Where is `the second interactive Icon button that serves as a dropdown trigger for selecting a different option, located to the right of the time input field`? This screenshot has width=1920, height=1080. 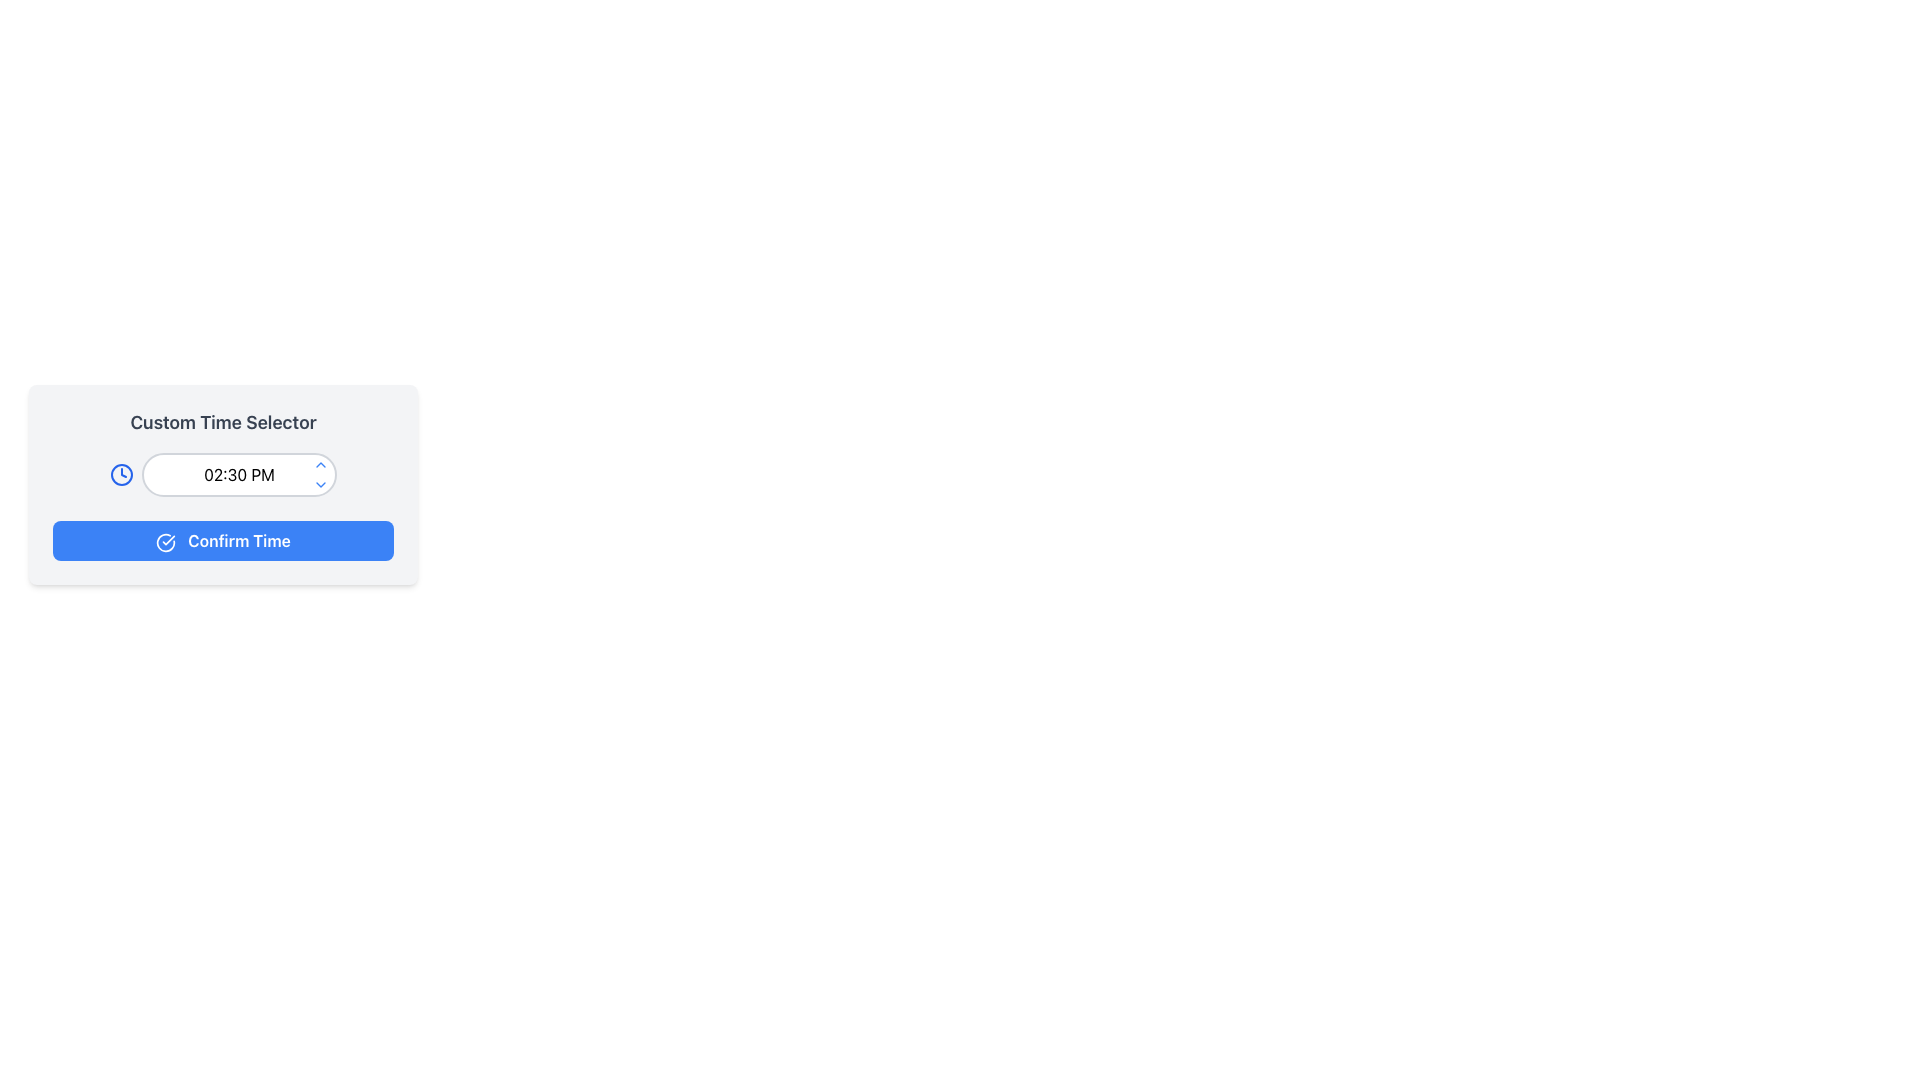 the second interactive Icon button that serves as a dropdown trigger for selecting a different option, located to the right of the time input field is located at coordinates (321, 485).